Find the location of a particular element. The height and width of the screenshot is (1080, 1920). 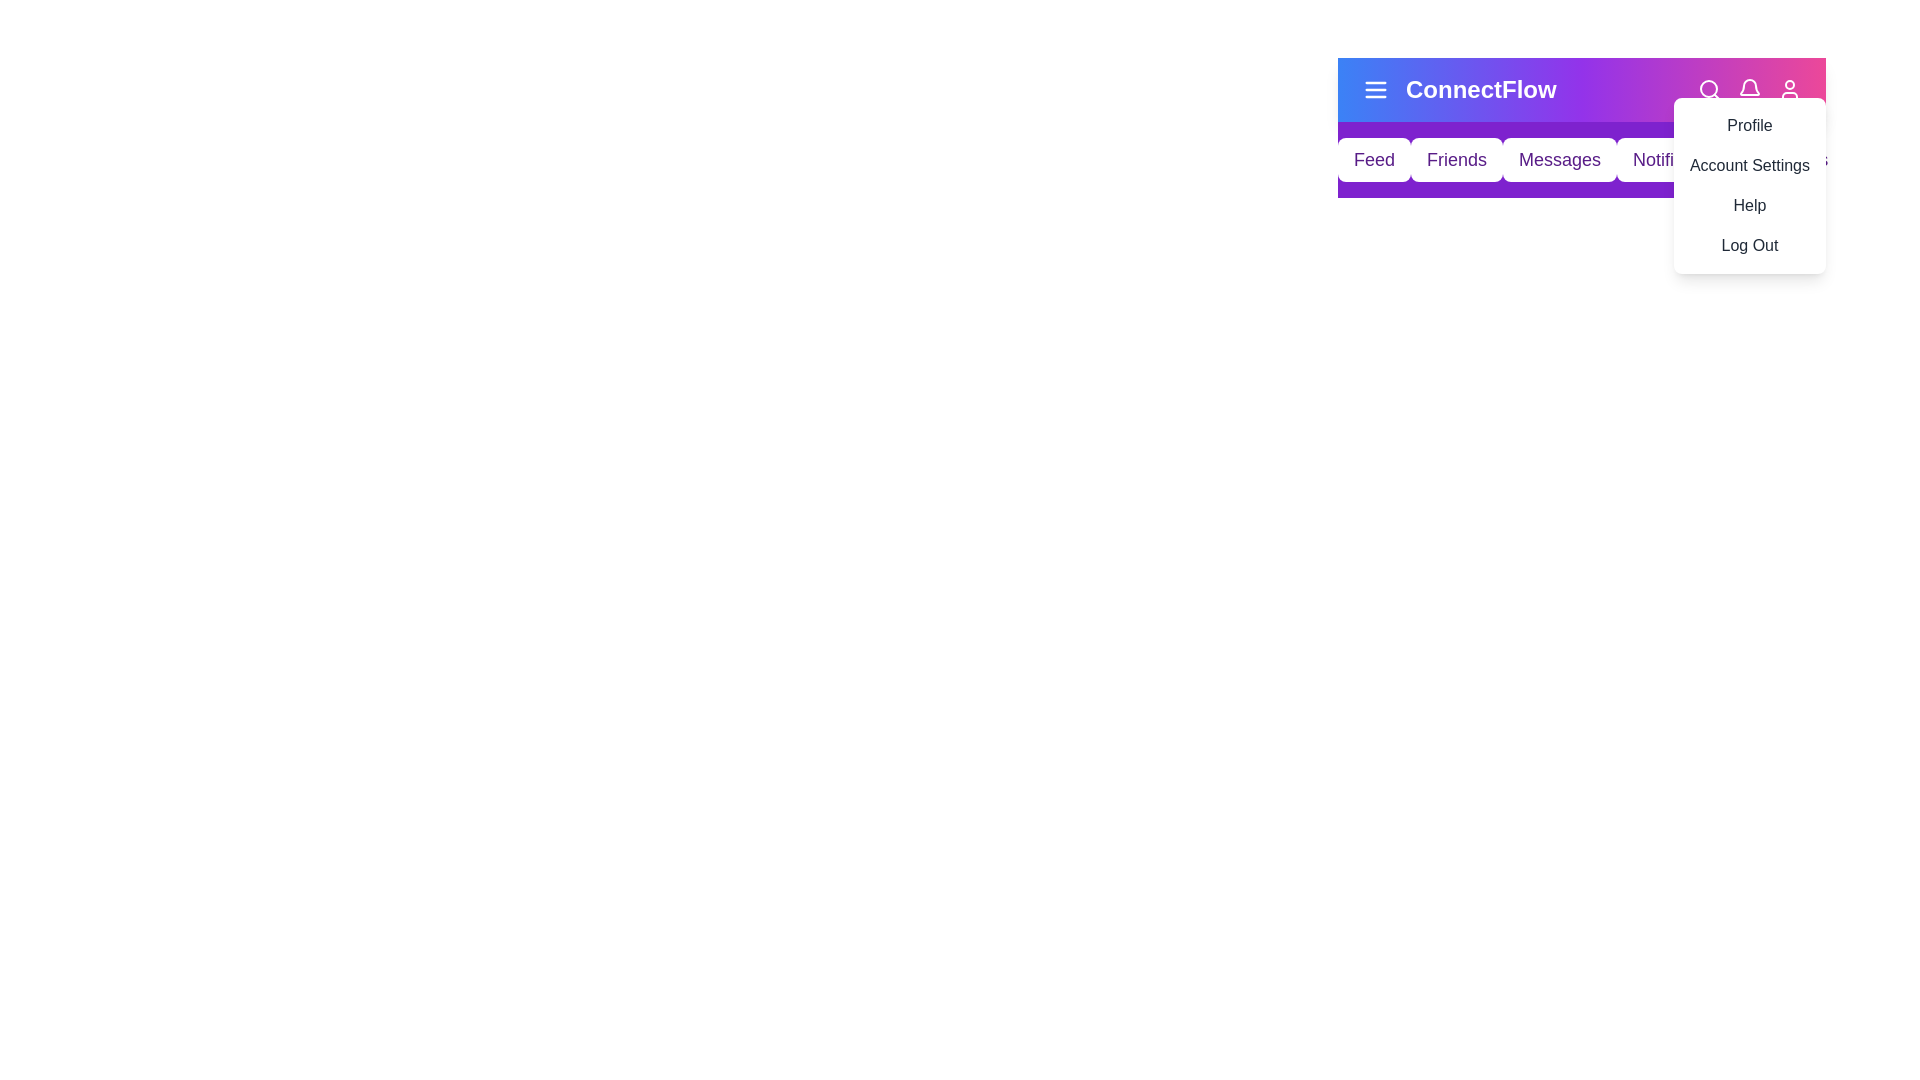

the navigation menu item labeled Settings to navigate to the respective section is located at coordinates (1795, 158).